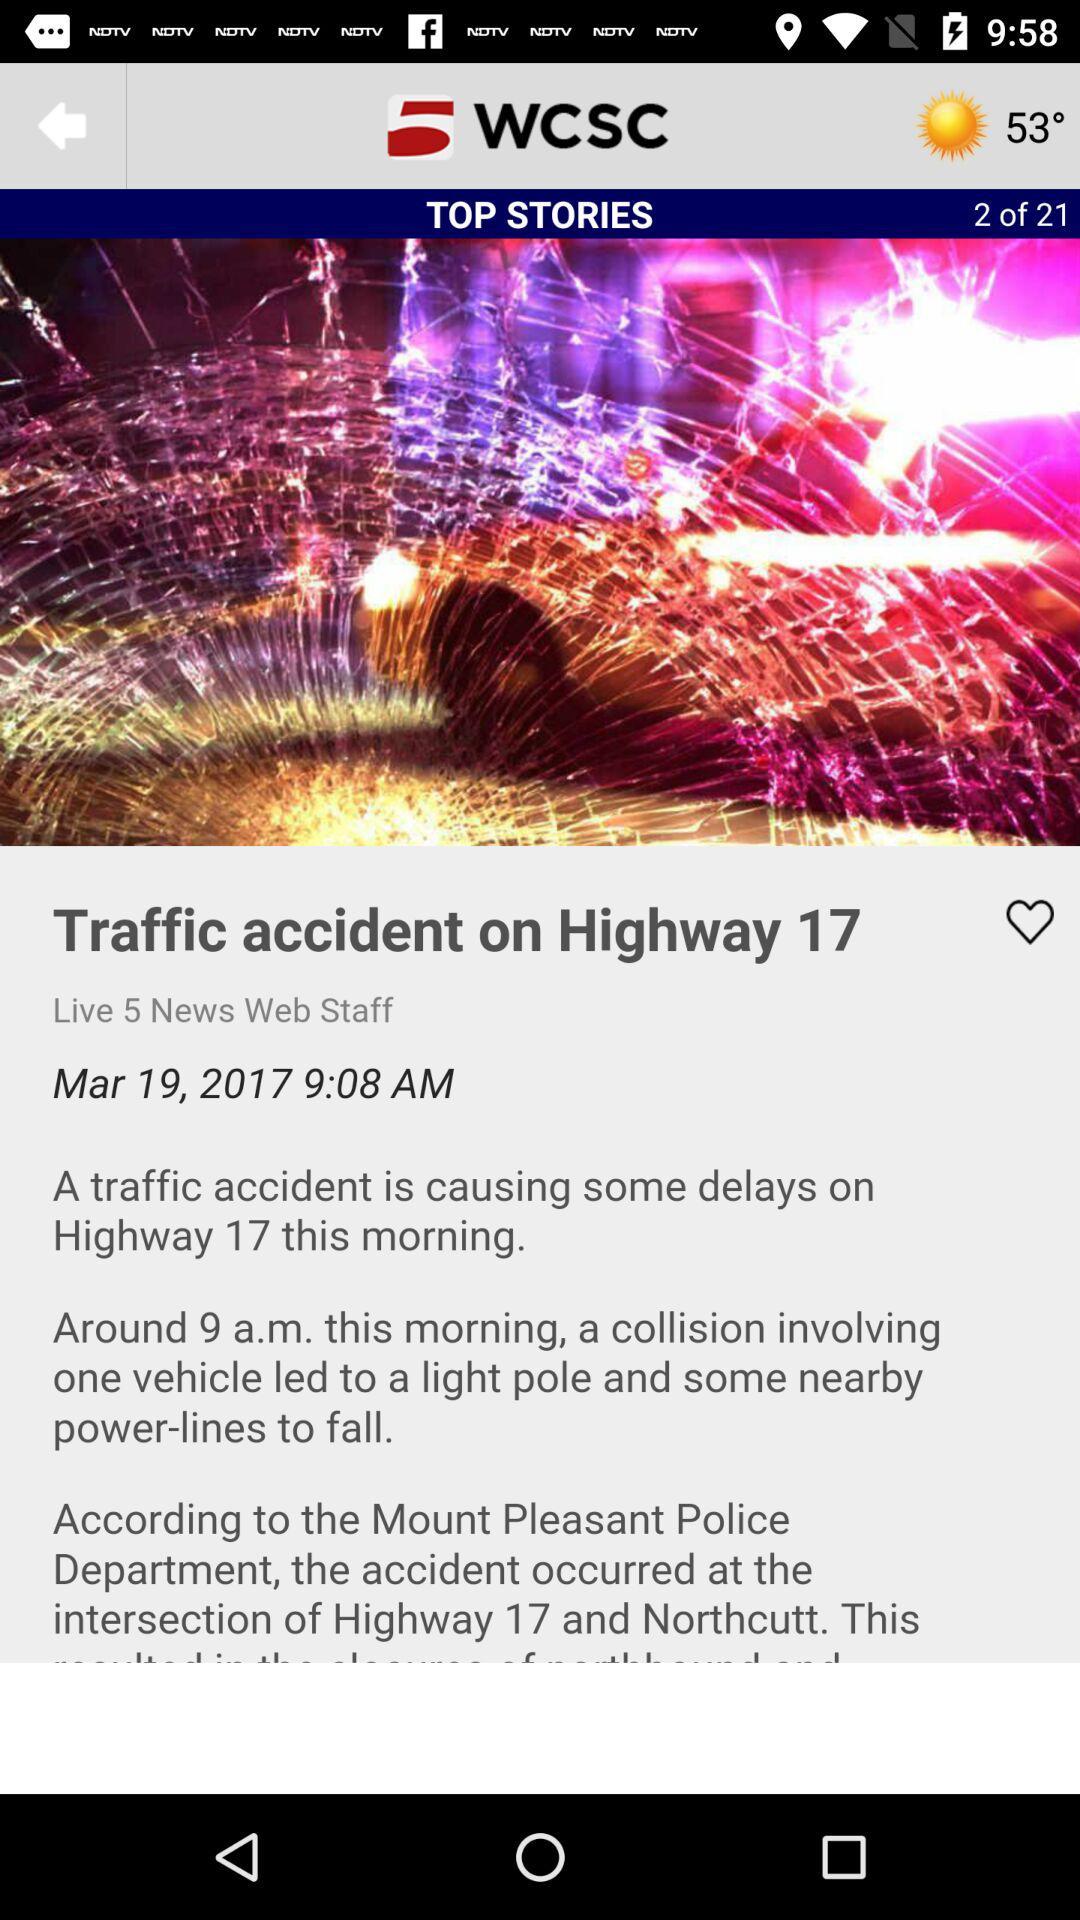 This screenshot has height=1920, width=1080. What do you see at coordinates (540, 1253) in the screenshot?
I see `color print` at bounding box center [540, 1253].